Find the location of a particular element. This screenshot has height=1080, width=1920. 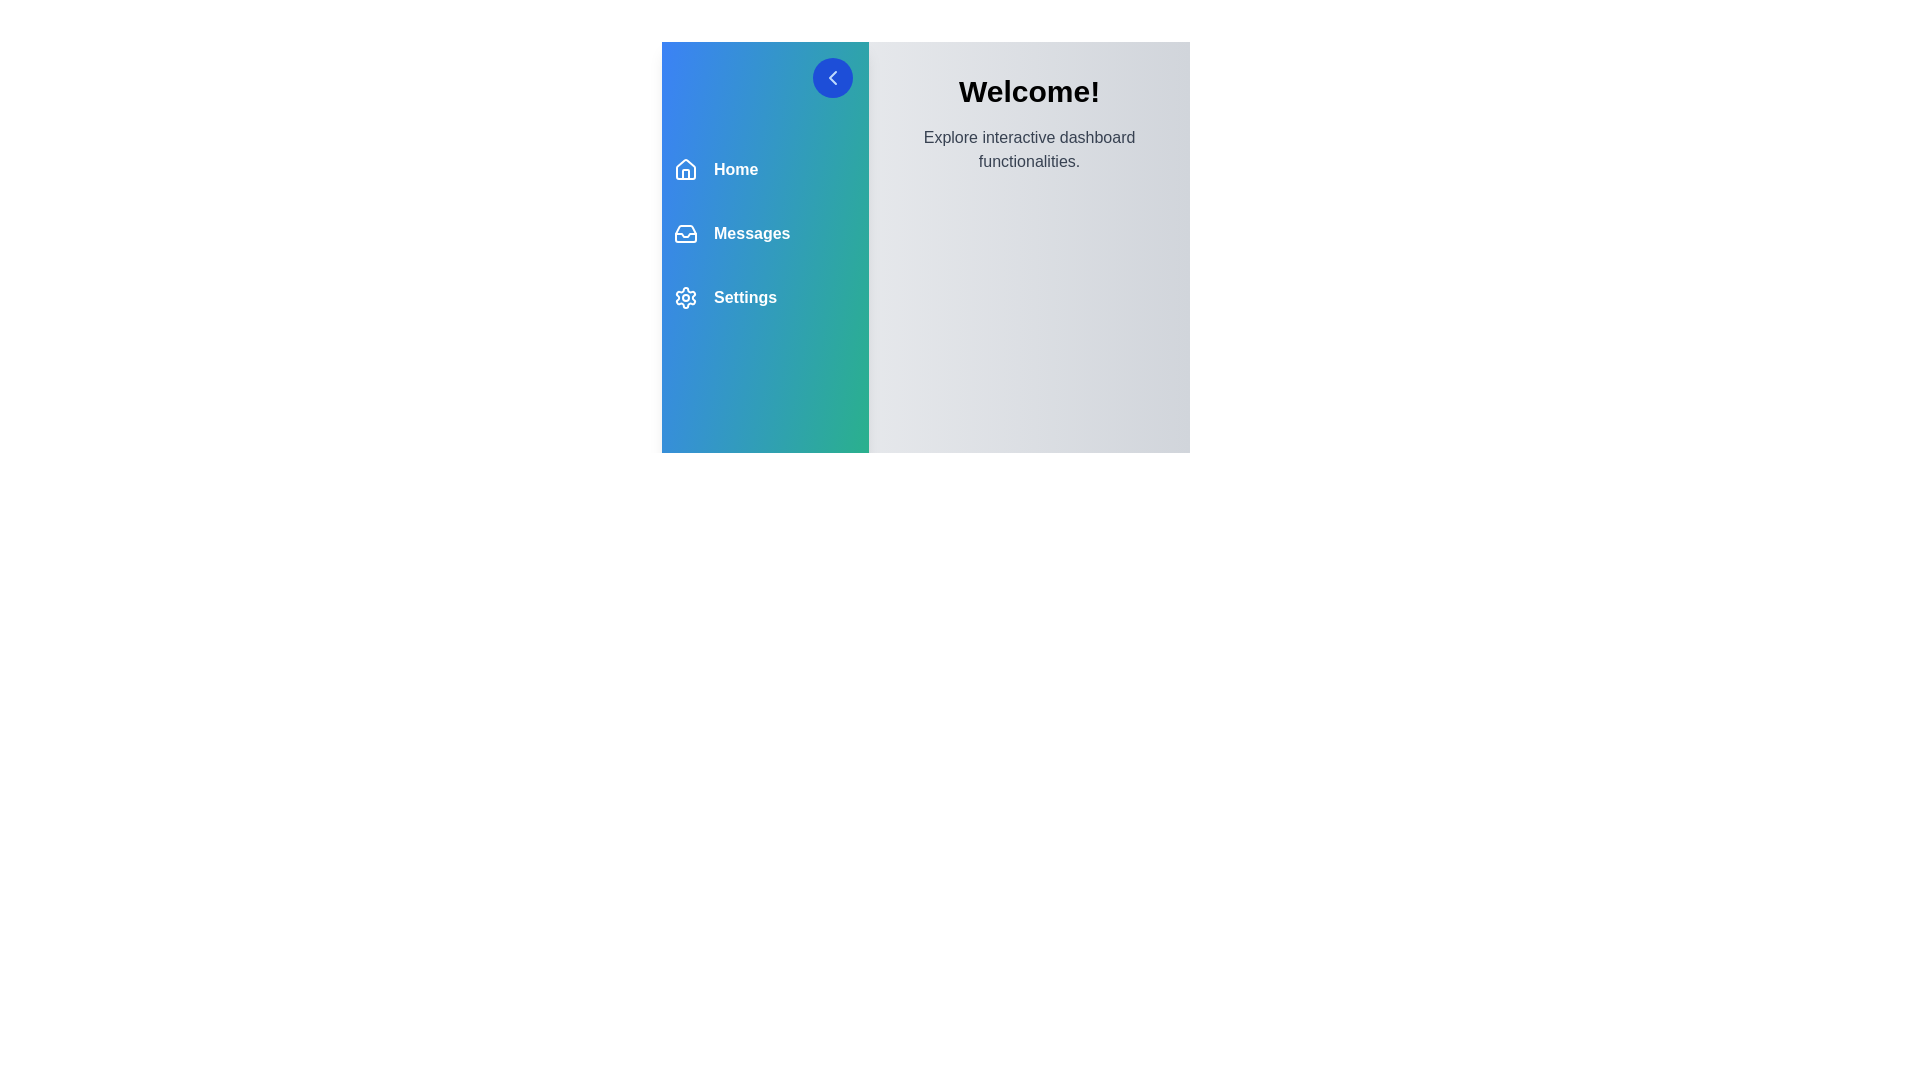

the leftward pointing chevron icon located at the top right corner of the sidebar button is located at coordinates (833, 76).